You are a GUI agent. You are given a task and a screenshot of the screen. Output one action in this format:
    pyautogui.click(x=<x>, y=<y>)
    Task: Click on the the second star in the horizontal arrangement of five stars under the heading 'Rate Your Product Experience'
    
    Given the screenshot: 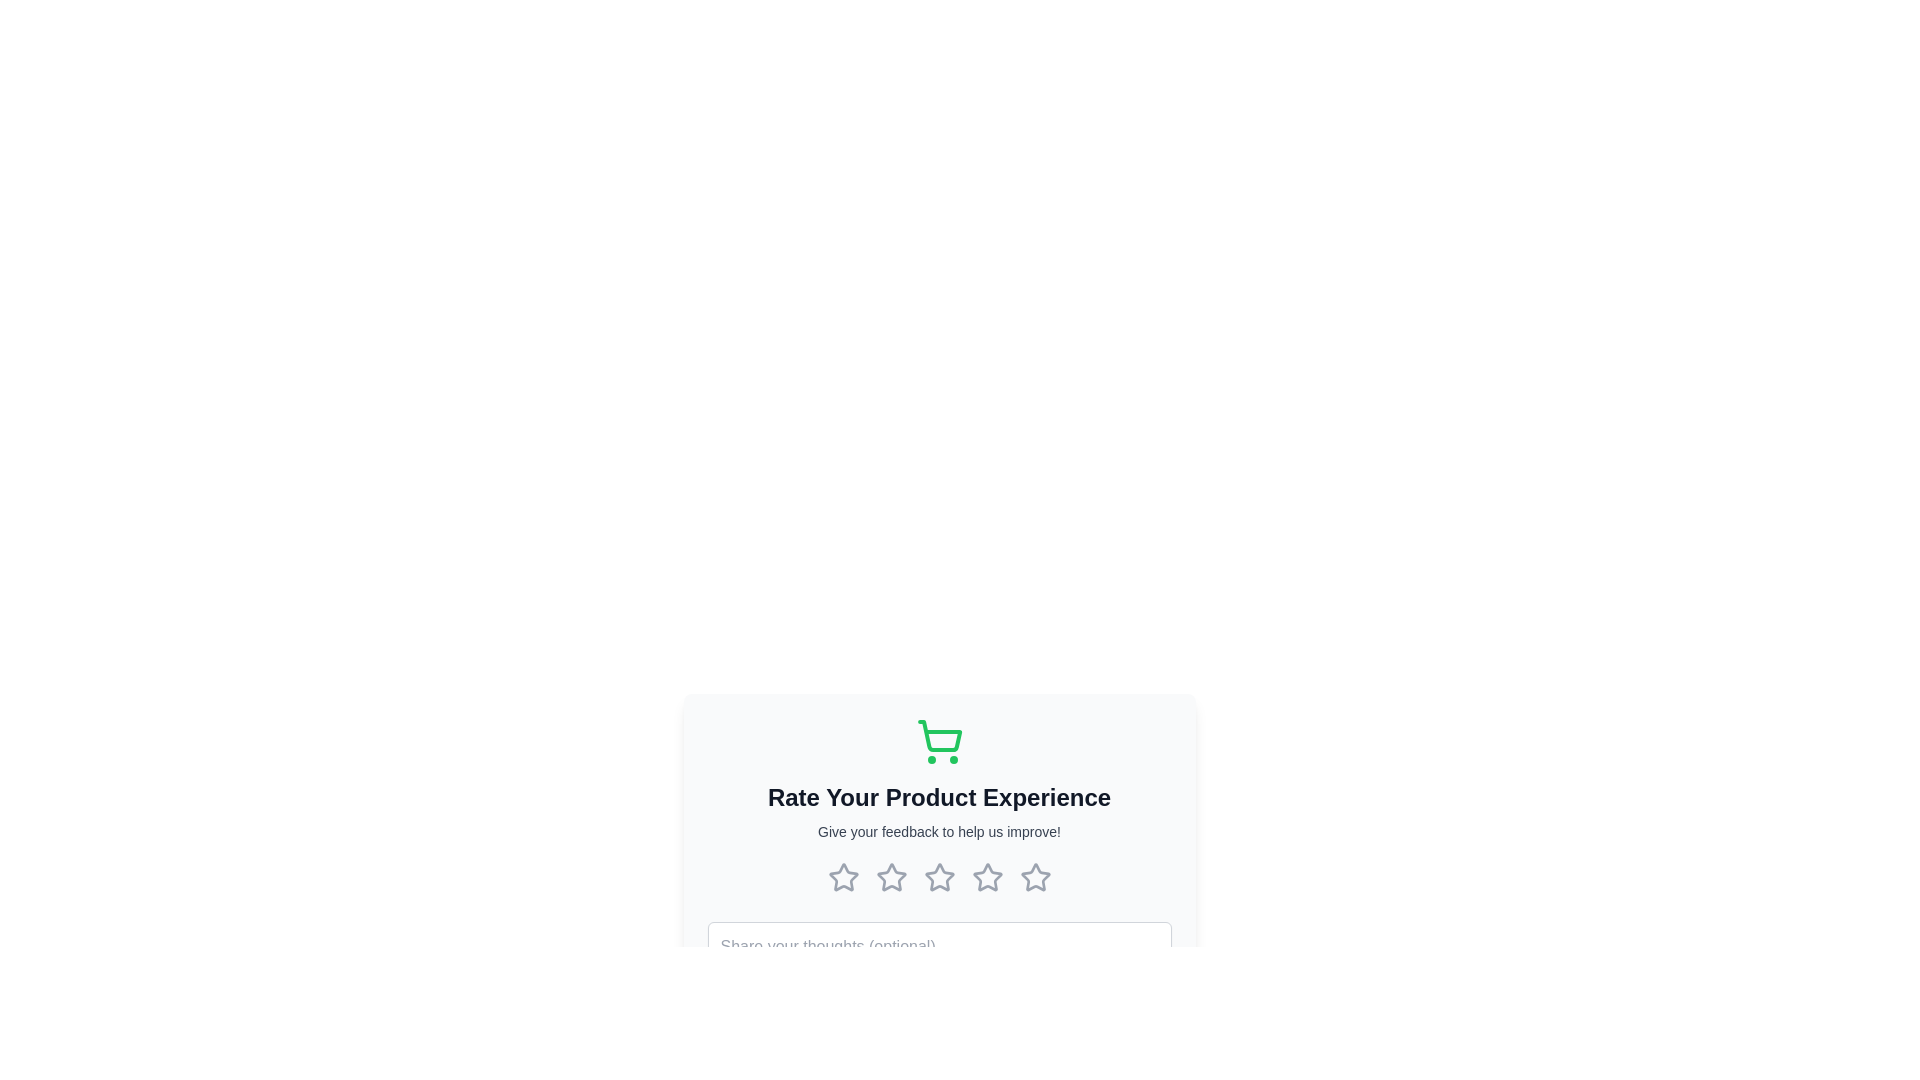 What is the action you would take?
    pyautogui.click(x=890, y=877)
    